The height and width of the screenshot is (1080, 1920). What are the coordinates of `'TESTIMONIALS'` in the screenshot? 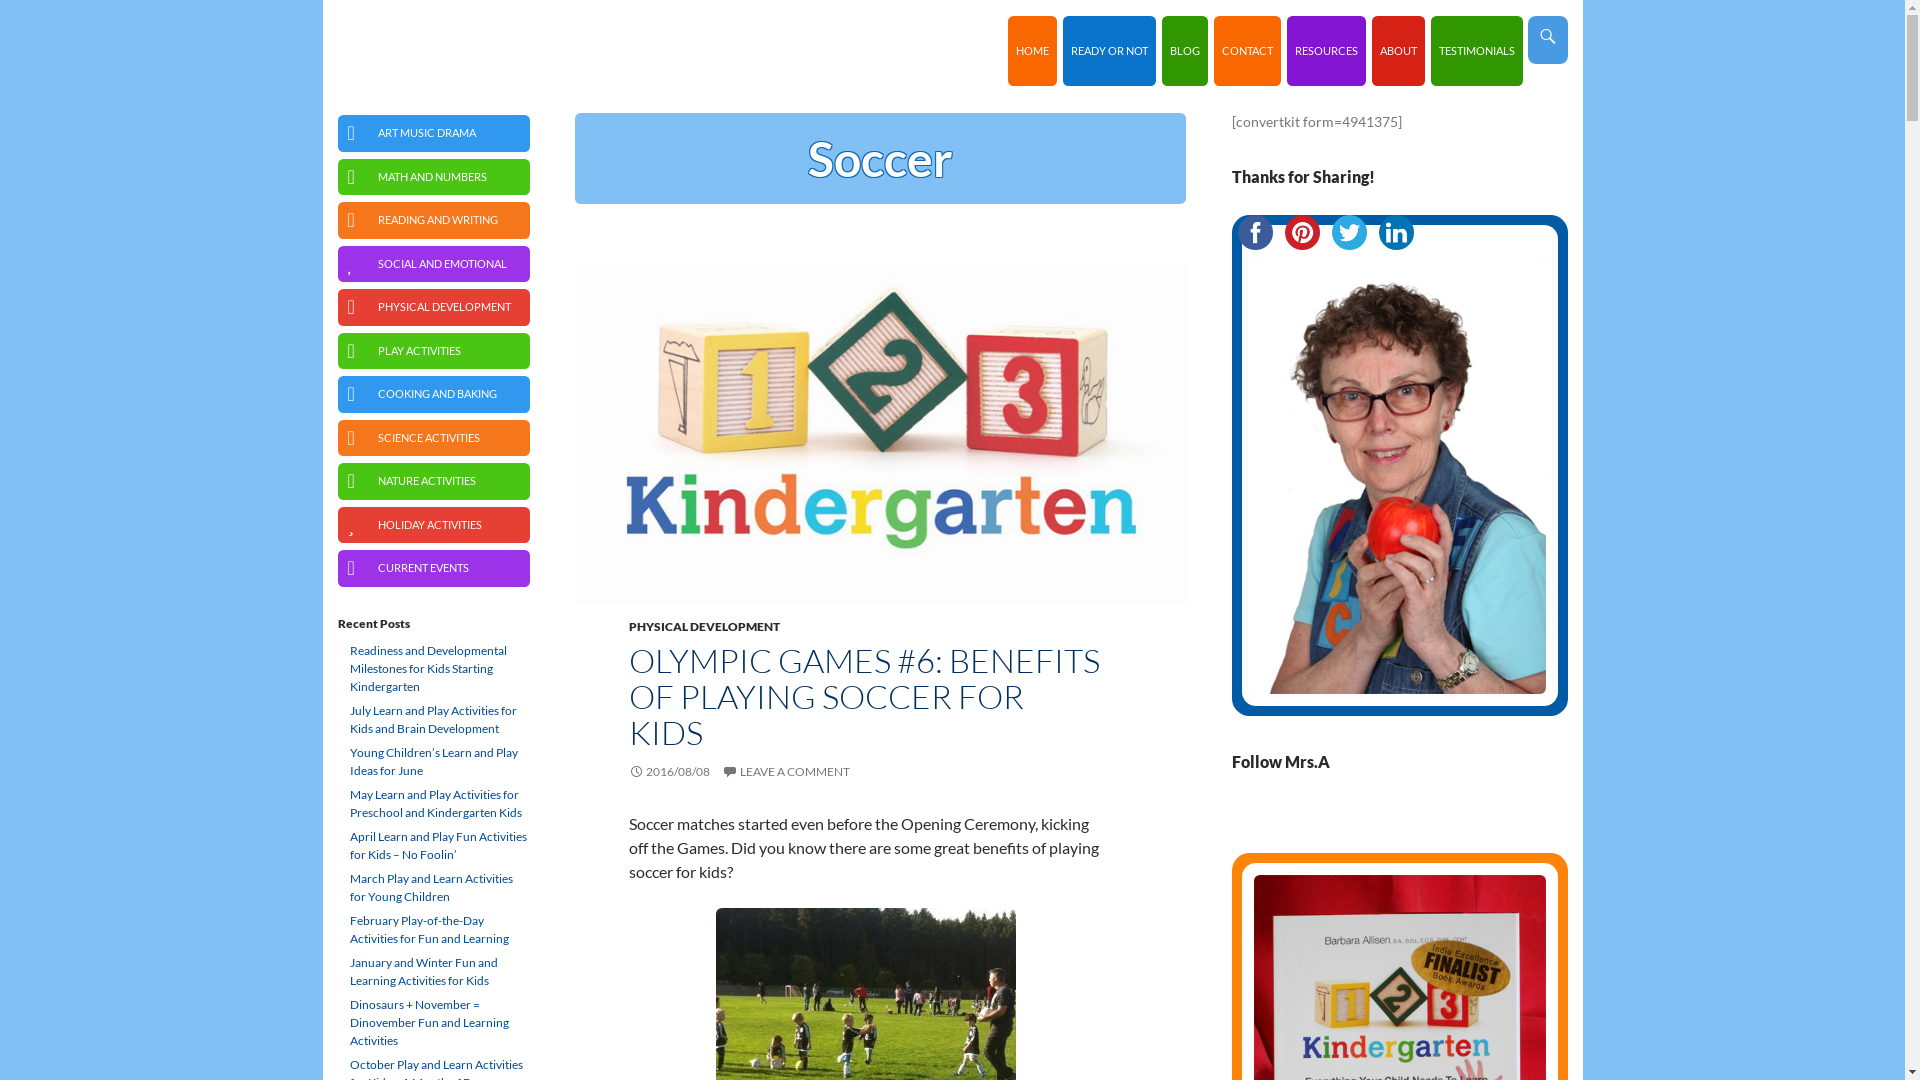 It's located at (1476, 49).